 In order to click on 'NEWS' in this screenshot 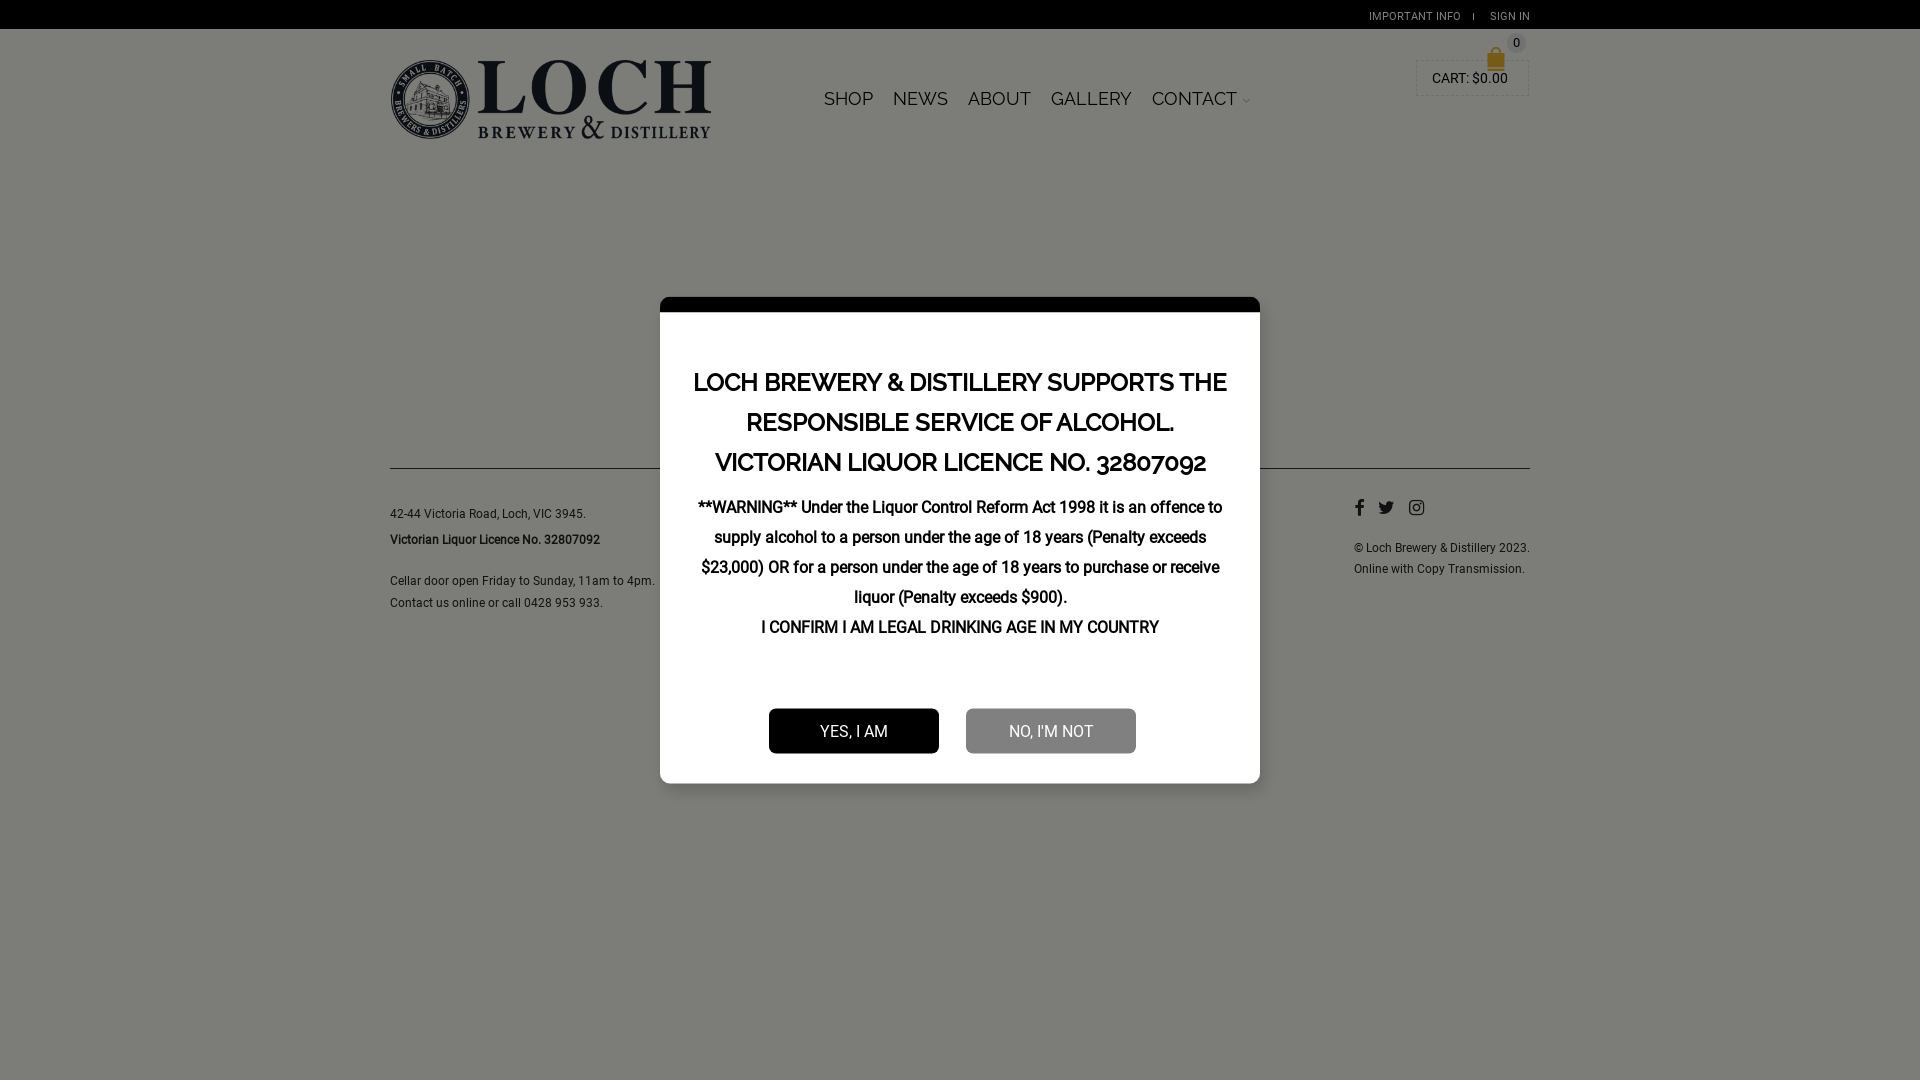, I will do `click(919, 99)`.